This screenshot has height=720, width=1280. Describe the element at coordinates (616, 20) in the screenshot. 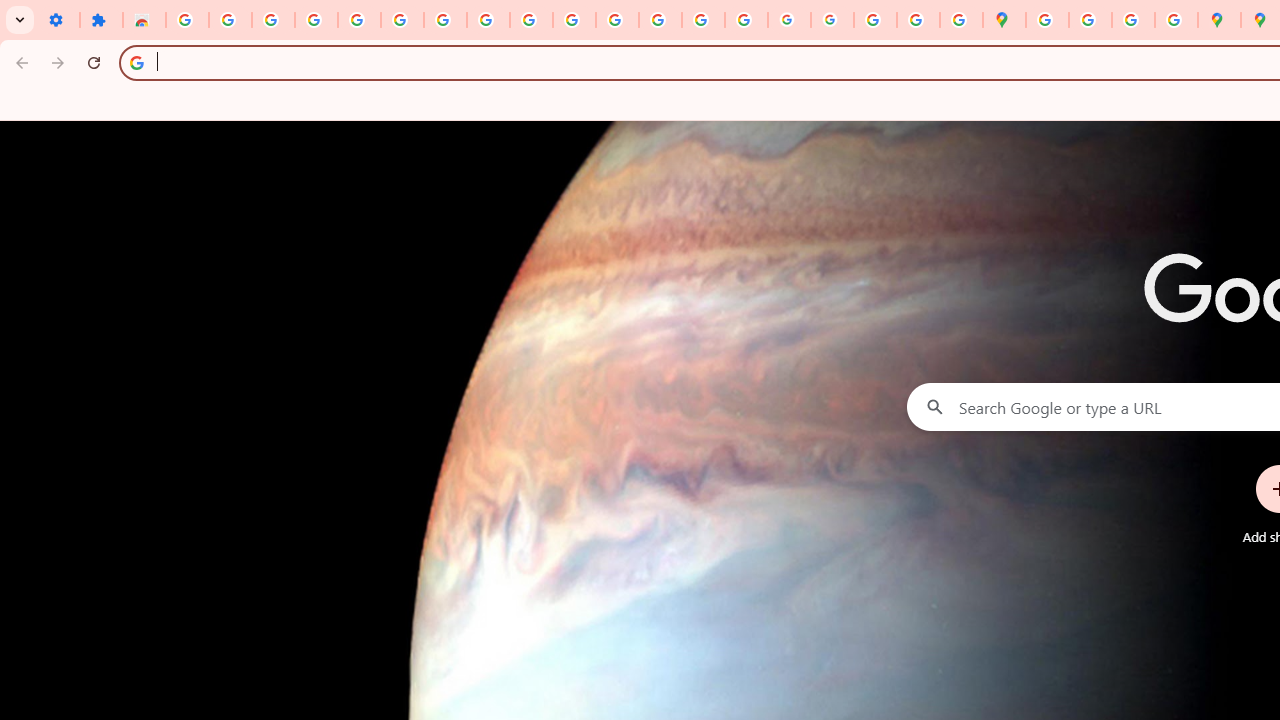

I see `'https://scholar.google.com/'` at that location.